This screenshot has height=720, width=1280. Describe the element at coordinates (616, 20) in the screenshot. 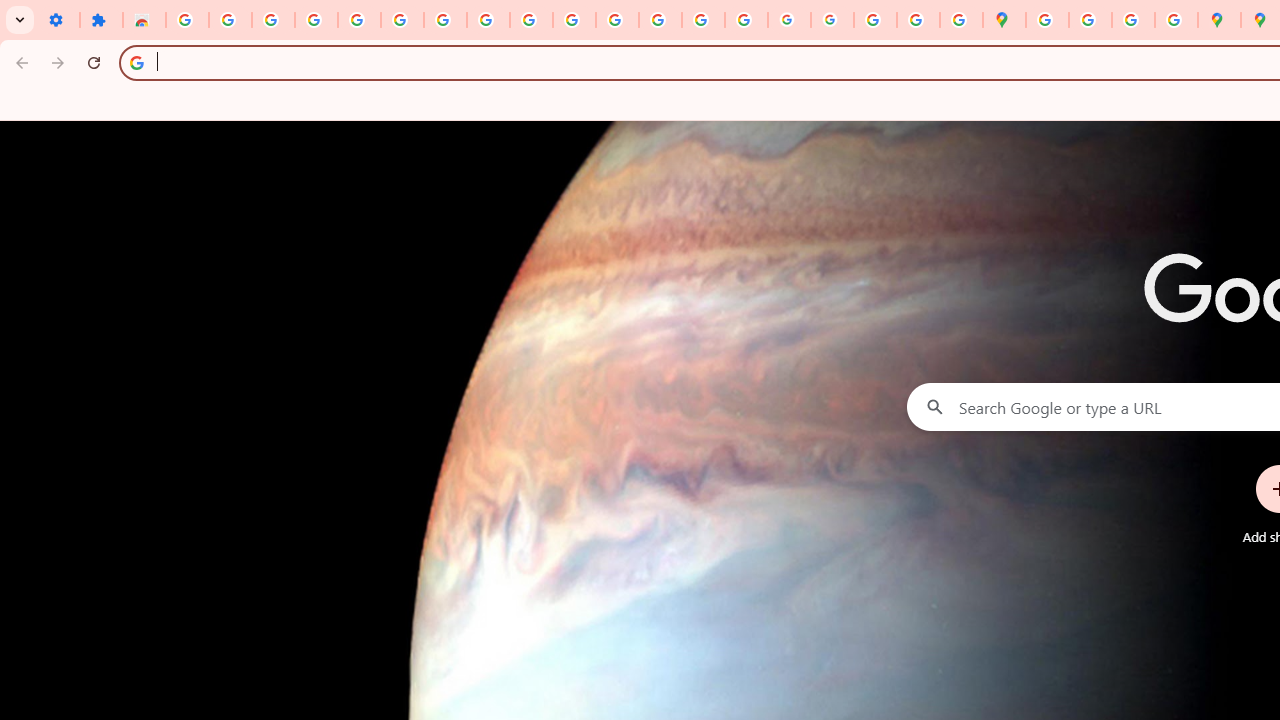

I see `'https://scholar.google.com/'` at that location.